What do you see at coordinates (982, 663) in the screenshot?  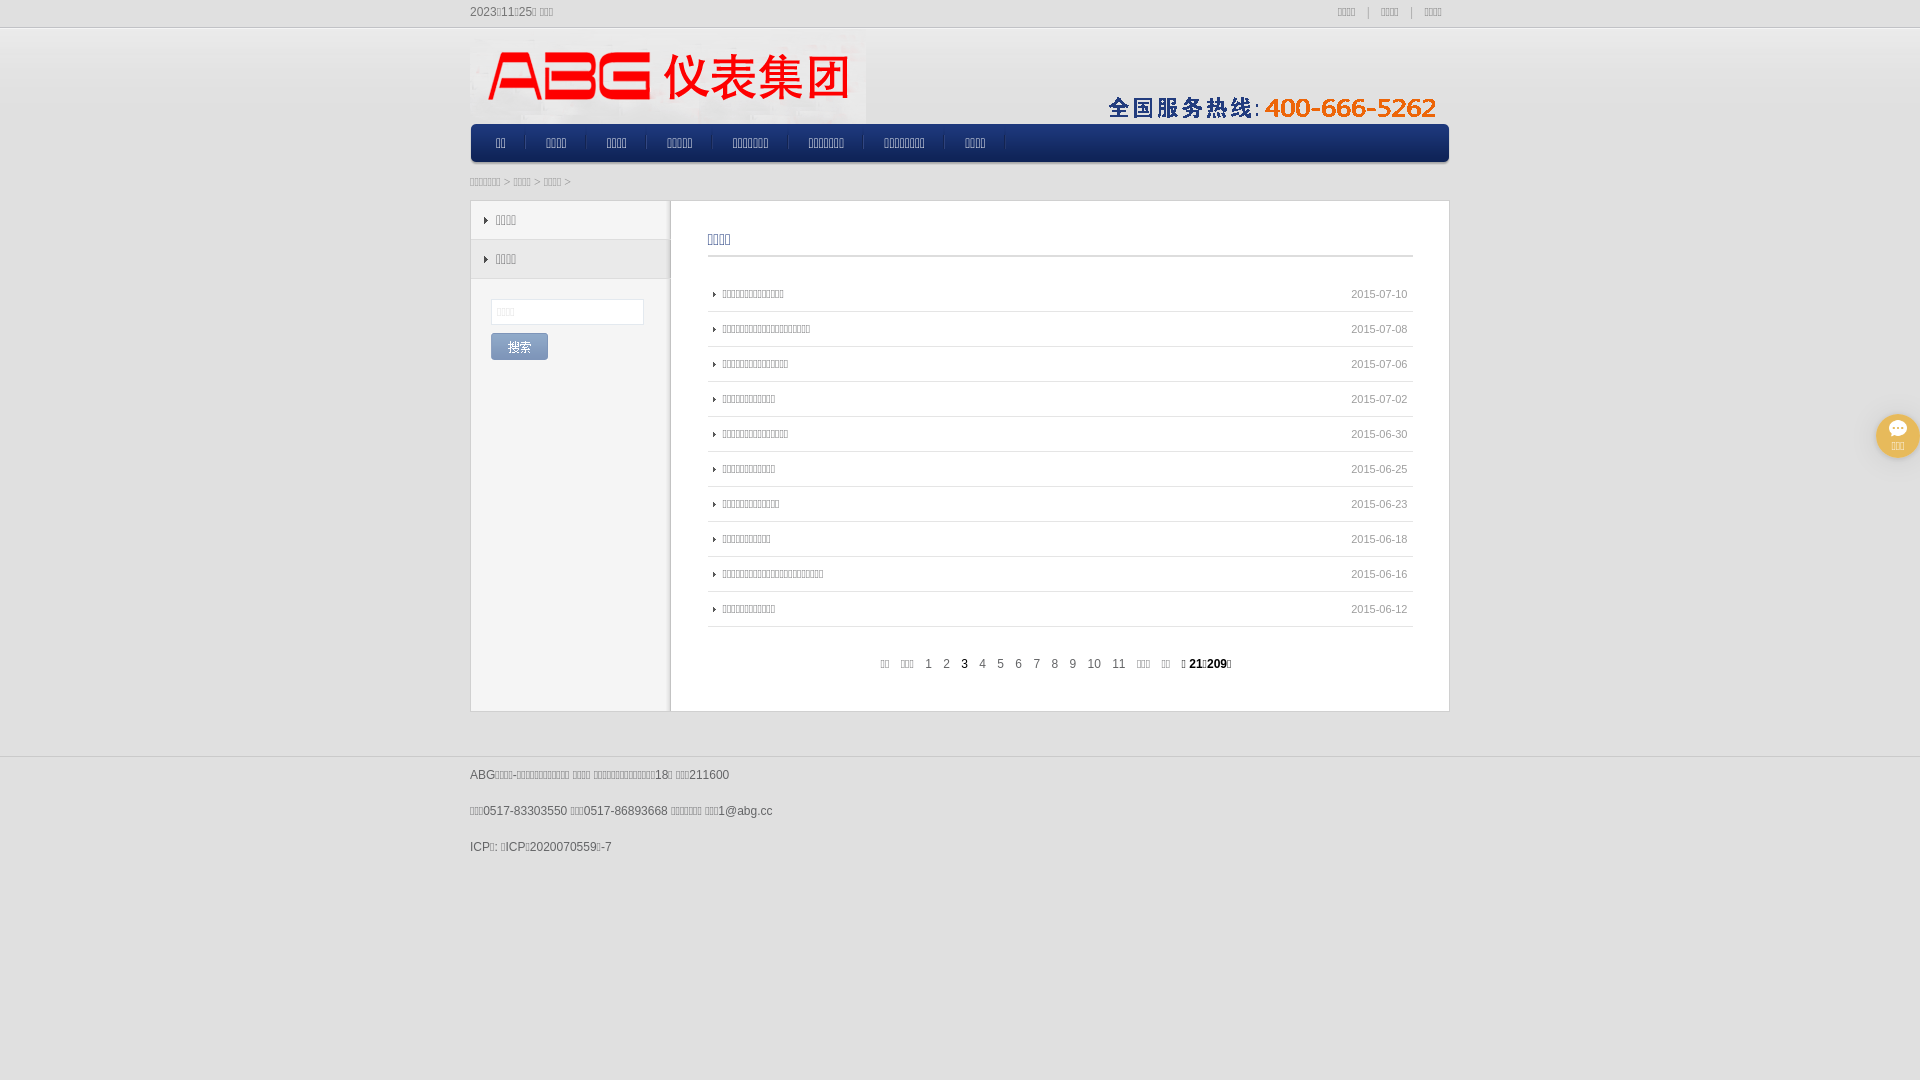 I see `'4'` at bounding box center [982, 663].